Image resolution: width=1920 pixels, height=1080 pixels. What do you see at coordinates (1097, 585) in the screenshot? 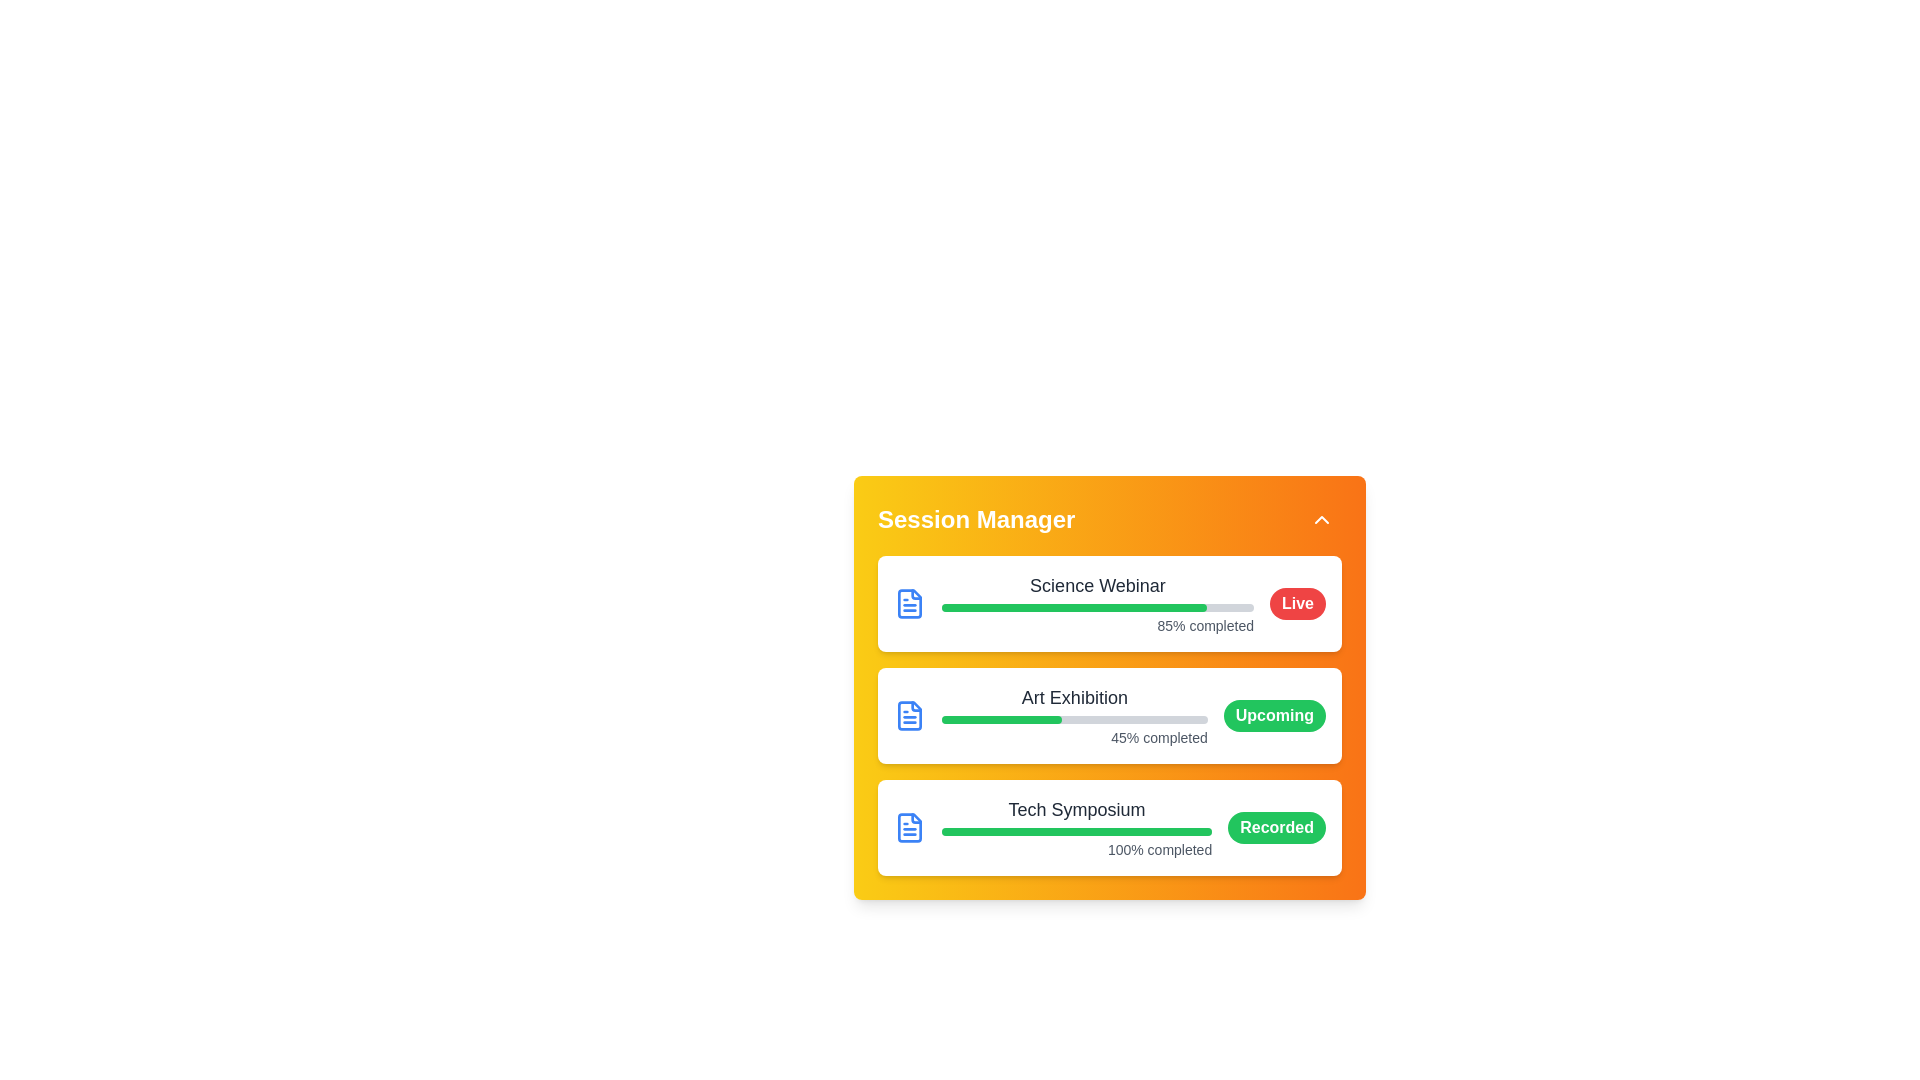
I see `the session in operations using the 'Science Webinar' title label, which is styled in dark gray` at bounding box center [1097, 585].